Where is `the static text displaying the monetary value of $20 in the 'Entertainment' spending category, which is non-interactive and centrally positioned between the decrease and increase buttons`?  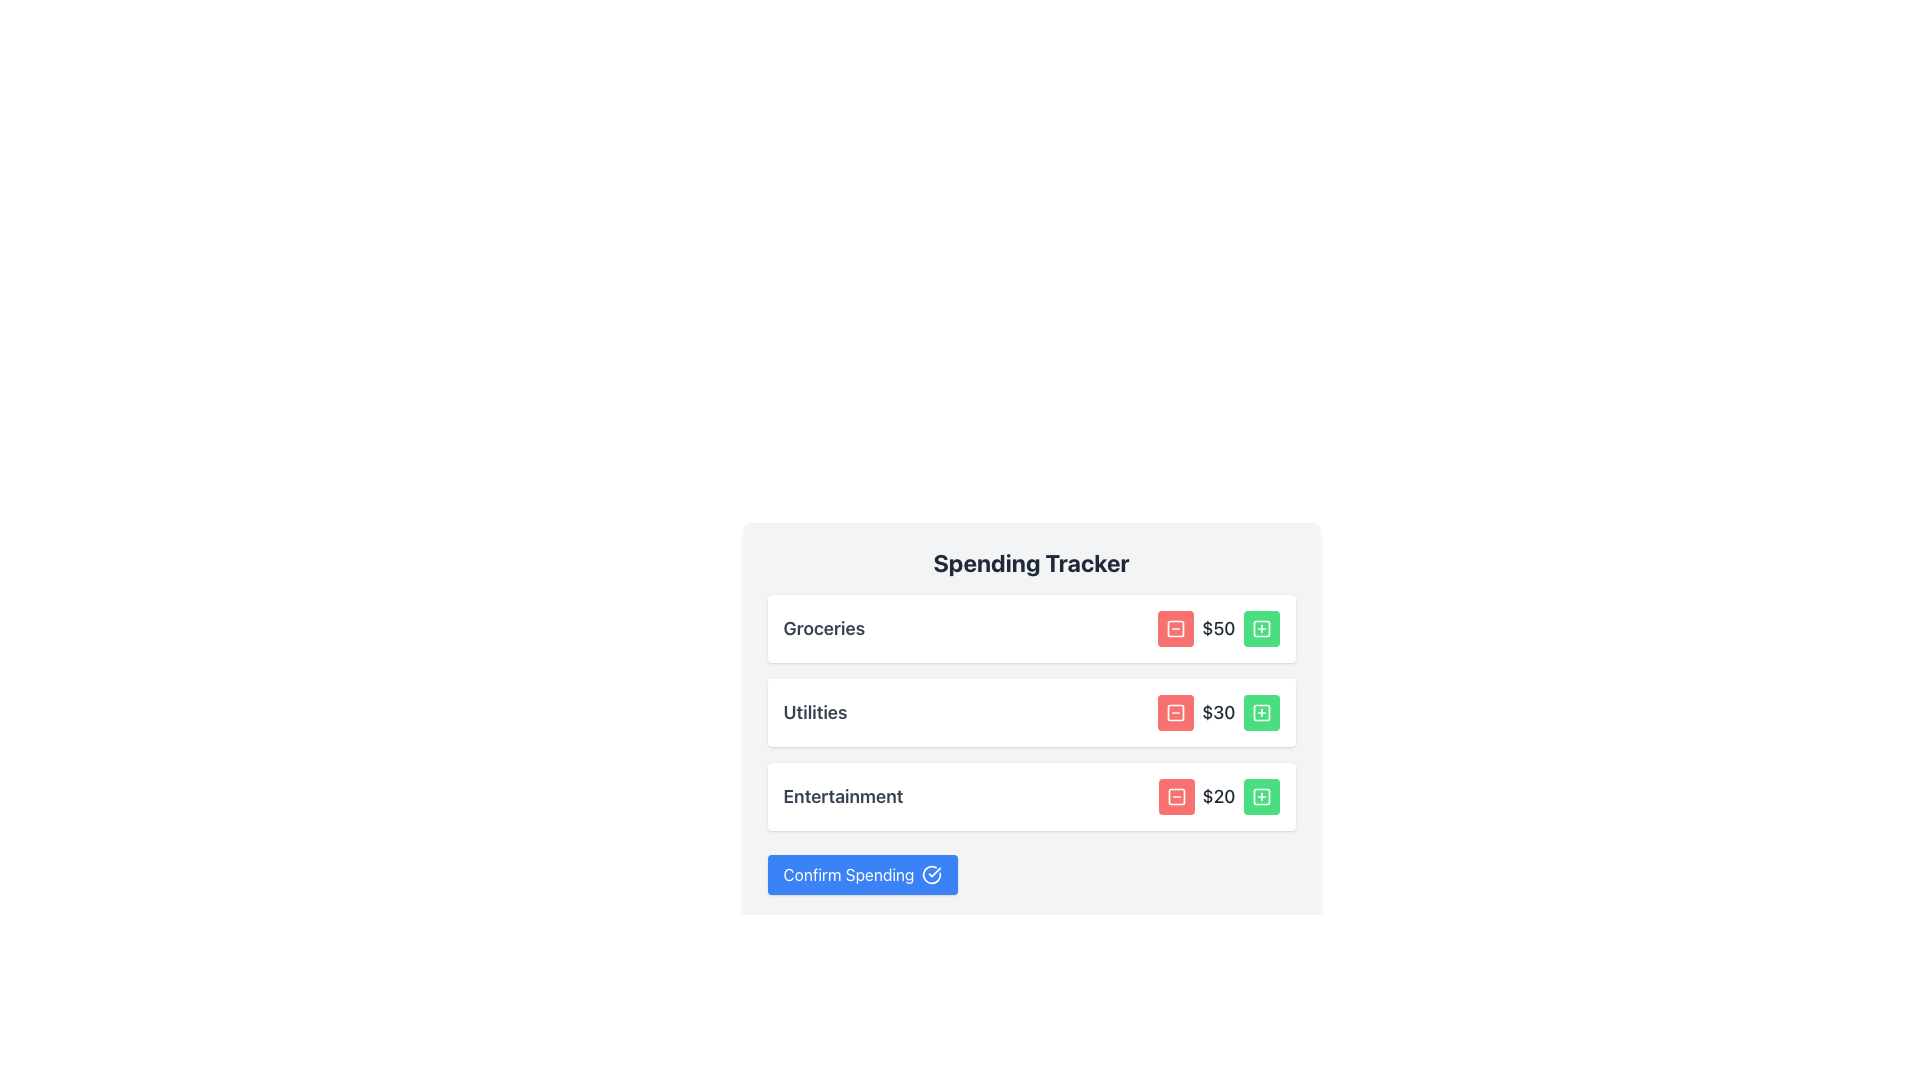 the static text displaying the monetary value of $20 in the 'Entertainment' spending category, which is non-interactive and centrally positioned between the decrease and increase buttons is located at coordinates (1218, 796).